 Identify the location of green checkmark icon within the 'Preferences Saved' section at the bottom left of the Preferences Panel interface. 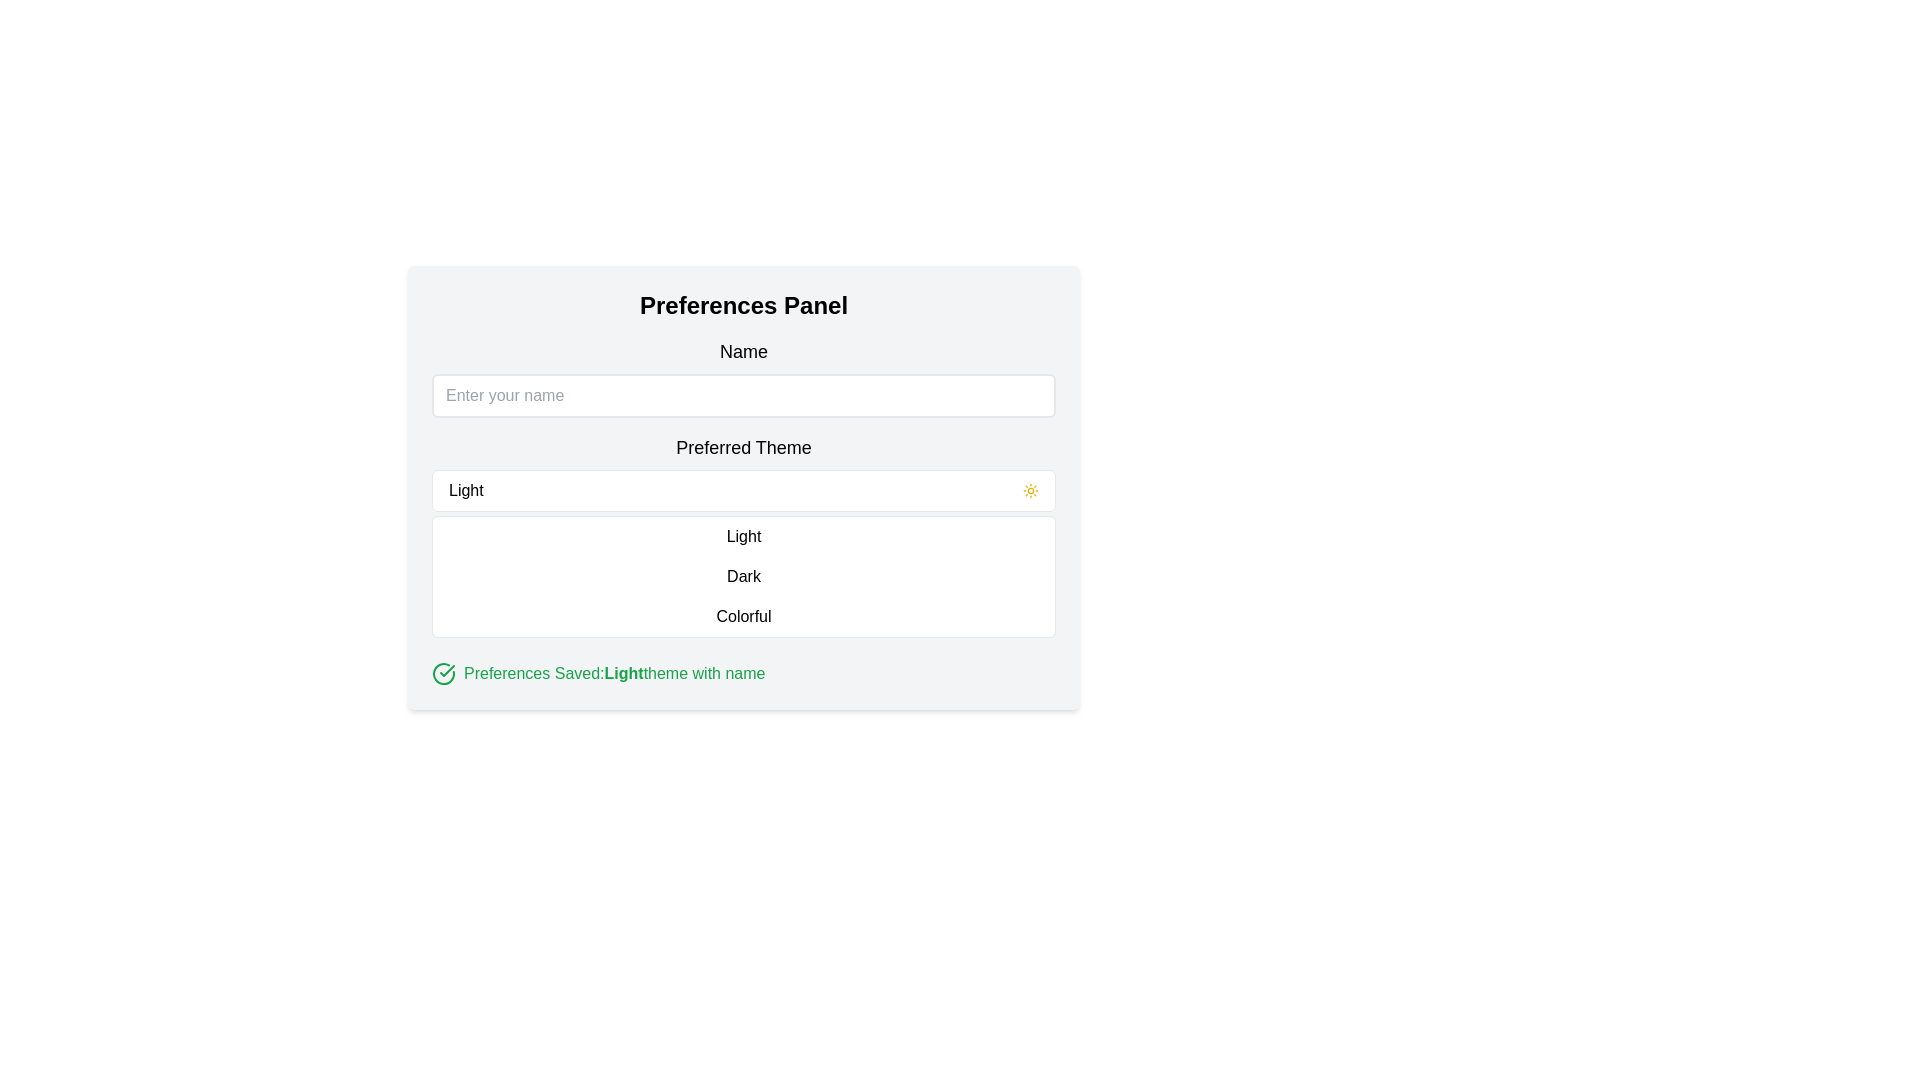
(443, 674).